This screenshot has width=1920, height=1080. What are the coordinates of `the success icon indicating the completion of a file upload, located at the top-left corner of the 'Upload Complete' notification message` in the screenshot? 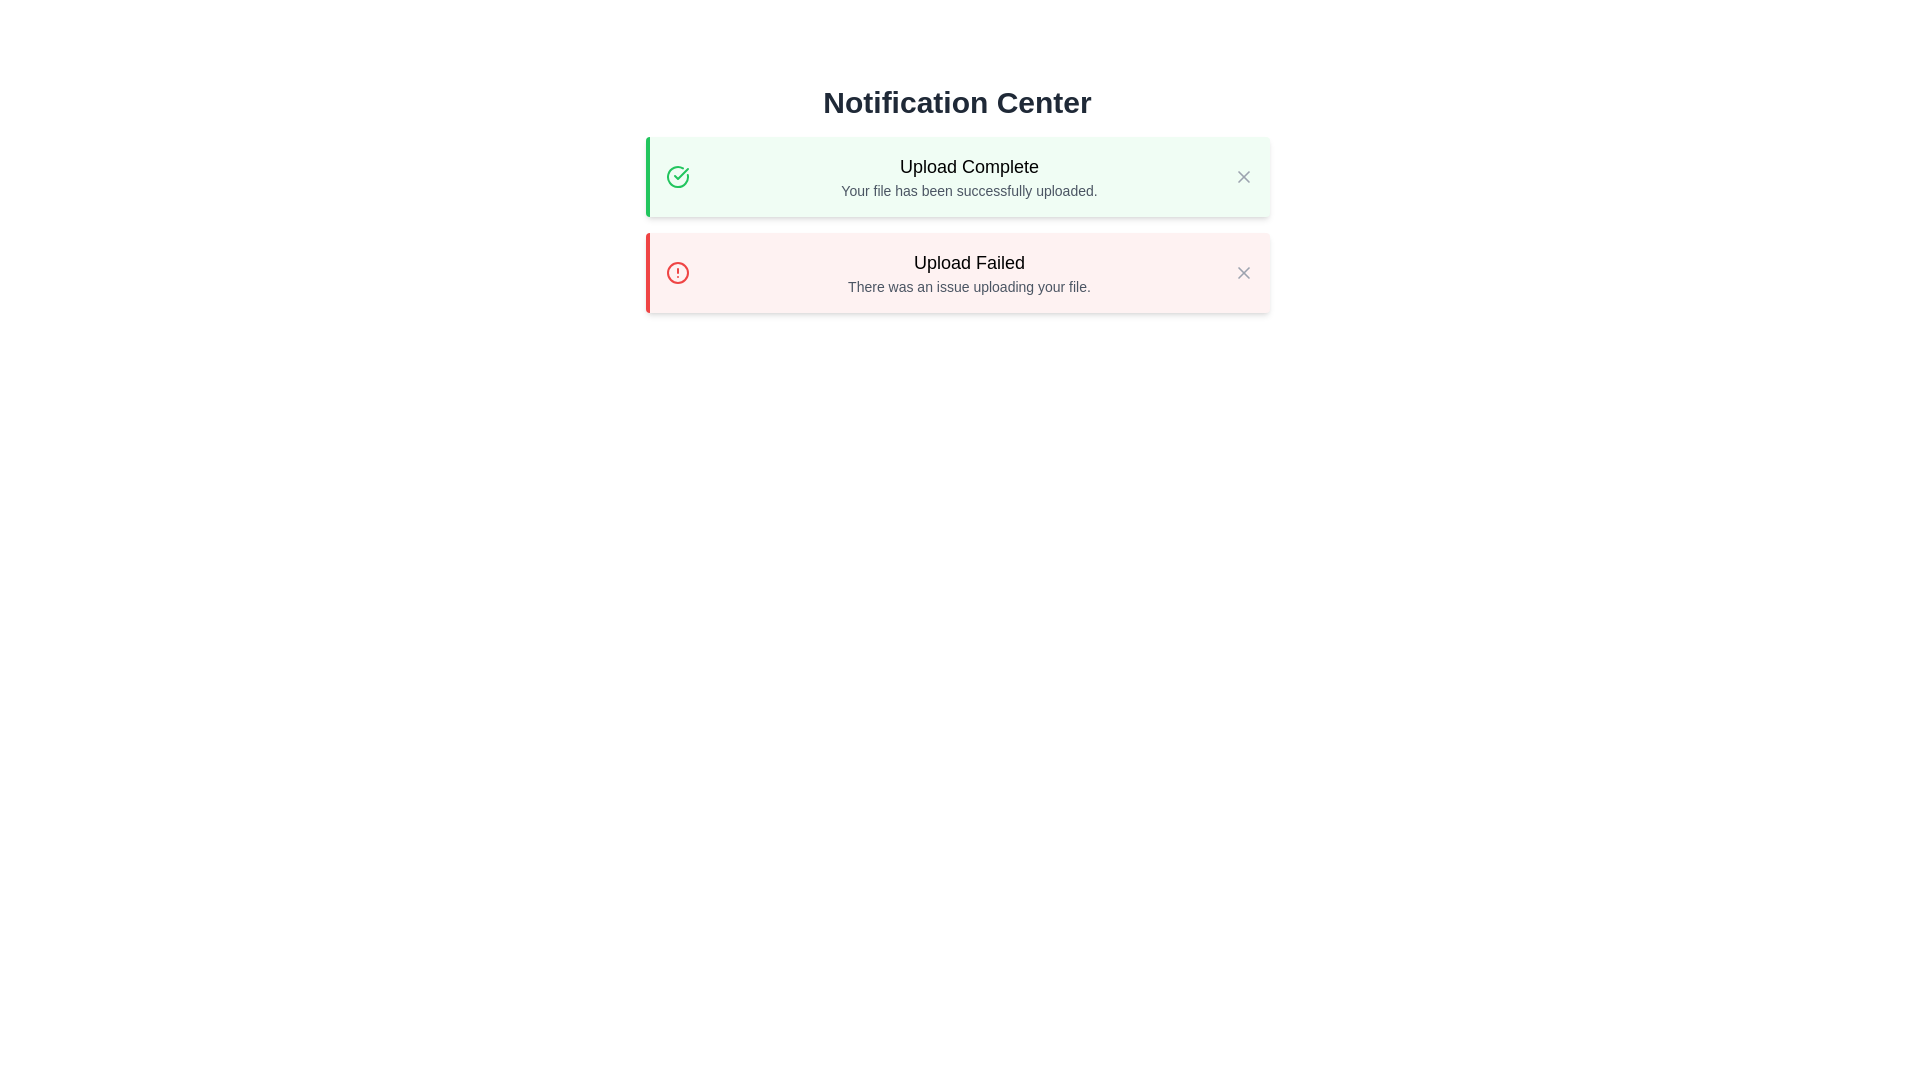 It's located at (677, 176).